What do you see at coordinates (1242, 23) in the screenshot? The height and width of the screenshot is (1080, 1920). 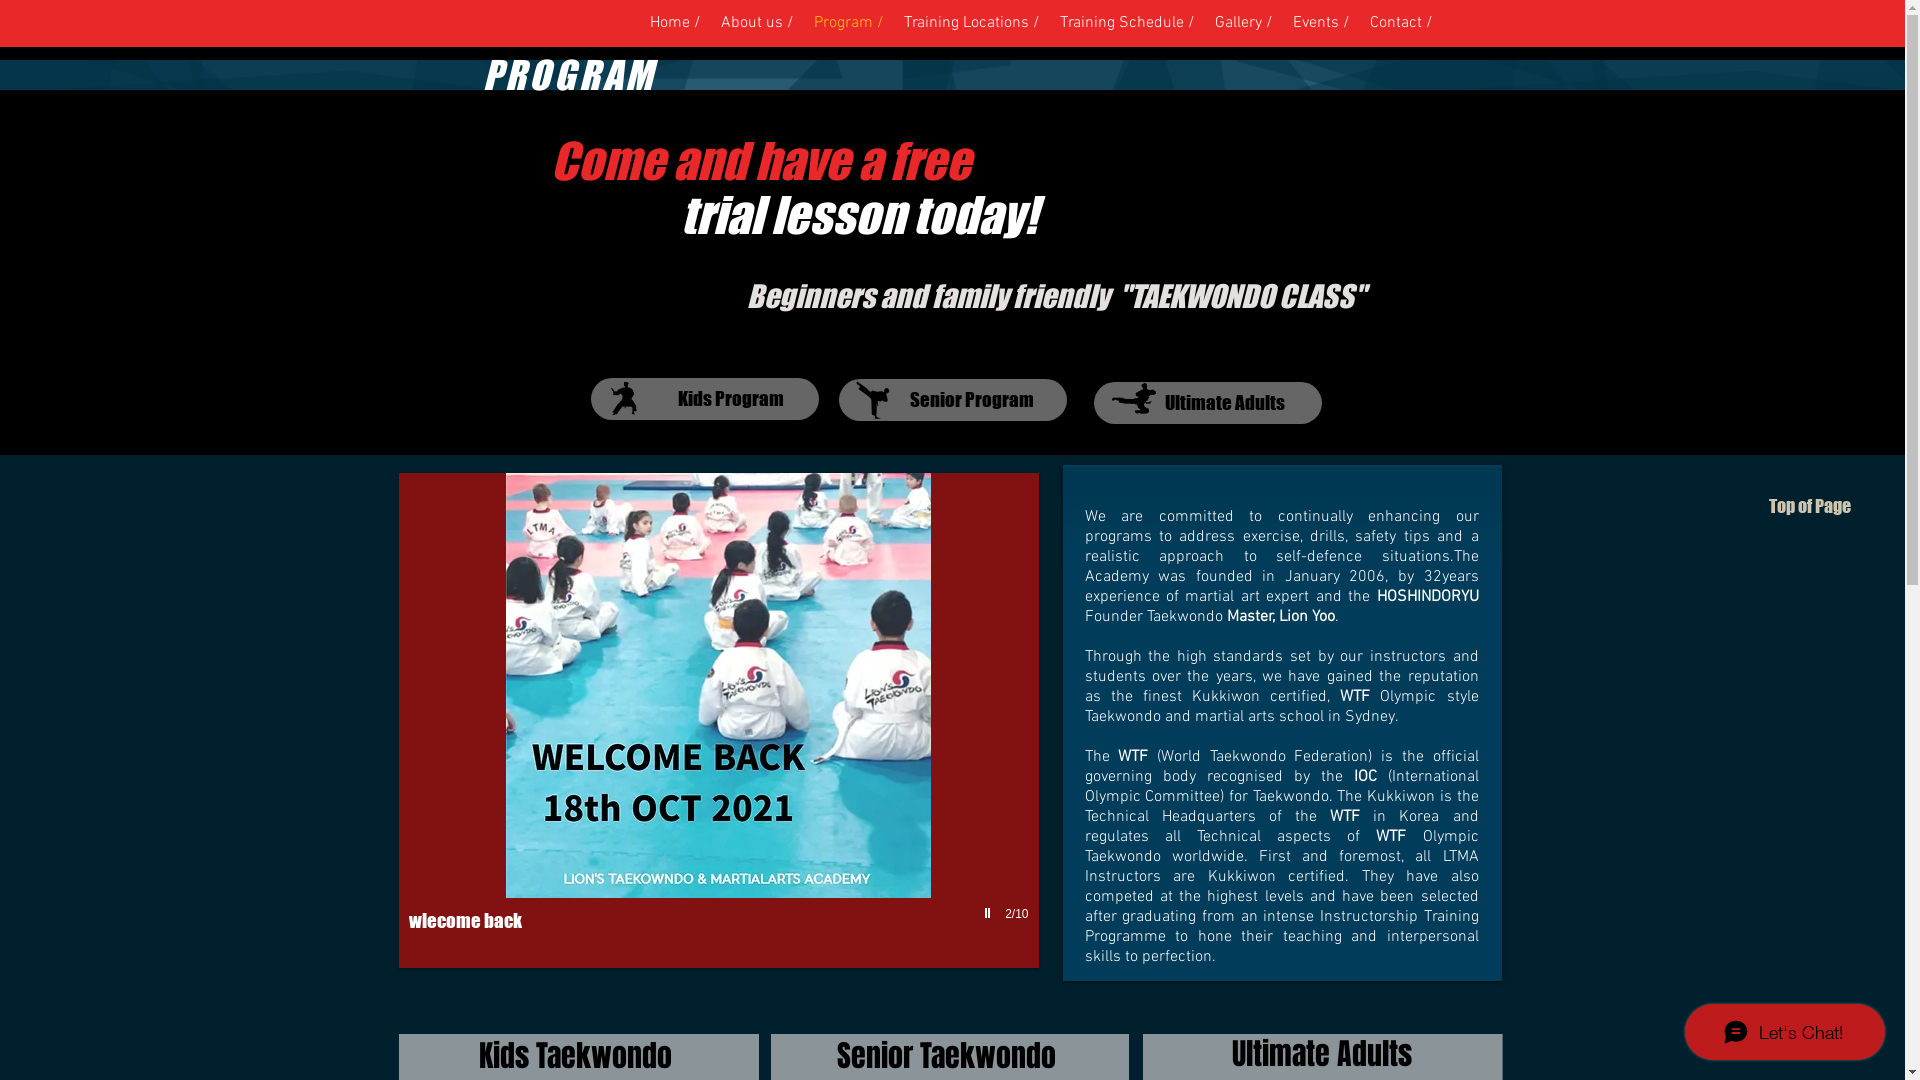 I see `'Gallery /'` at bounding box center [1242, 23].